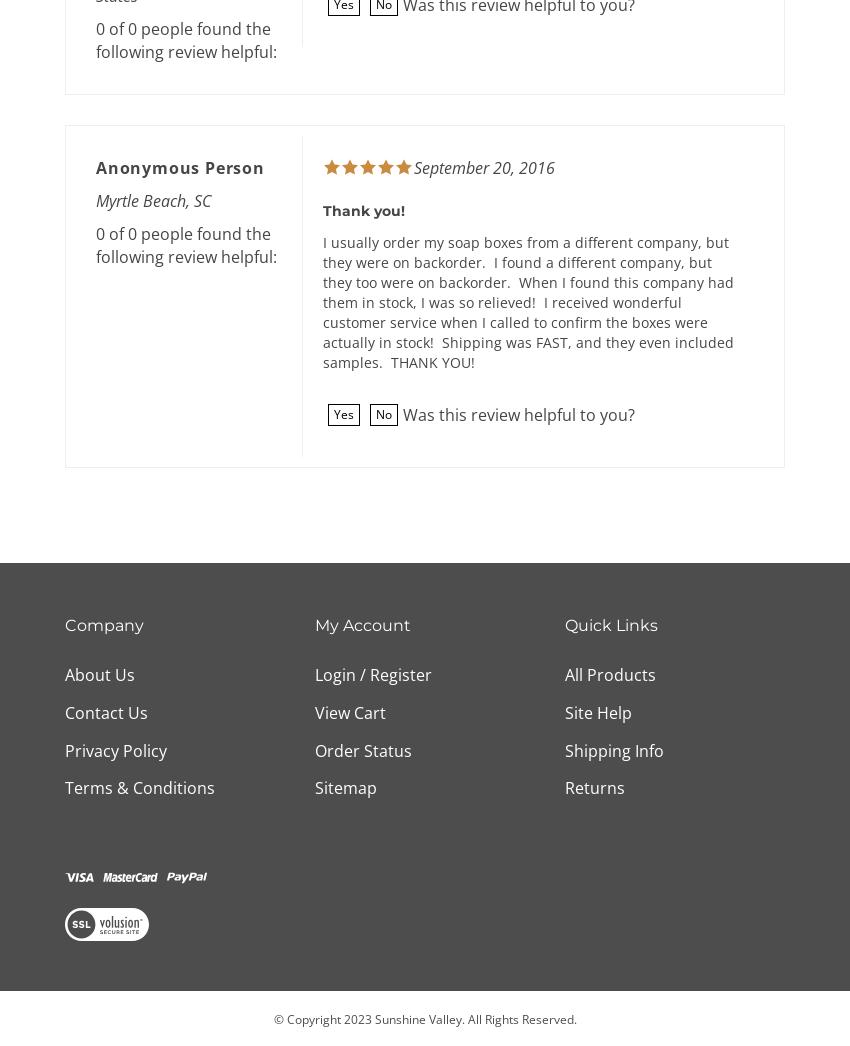 This screenshot has width=850, height=1046. What do you see at coordinates (342, 414) in the screenshot?
I see `'Yes'` at bounding box center [342, 414].